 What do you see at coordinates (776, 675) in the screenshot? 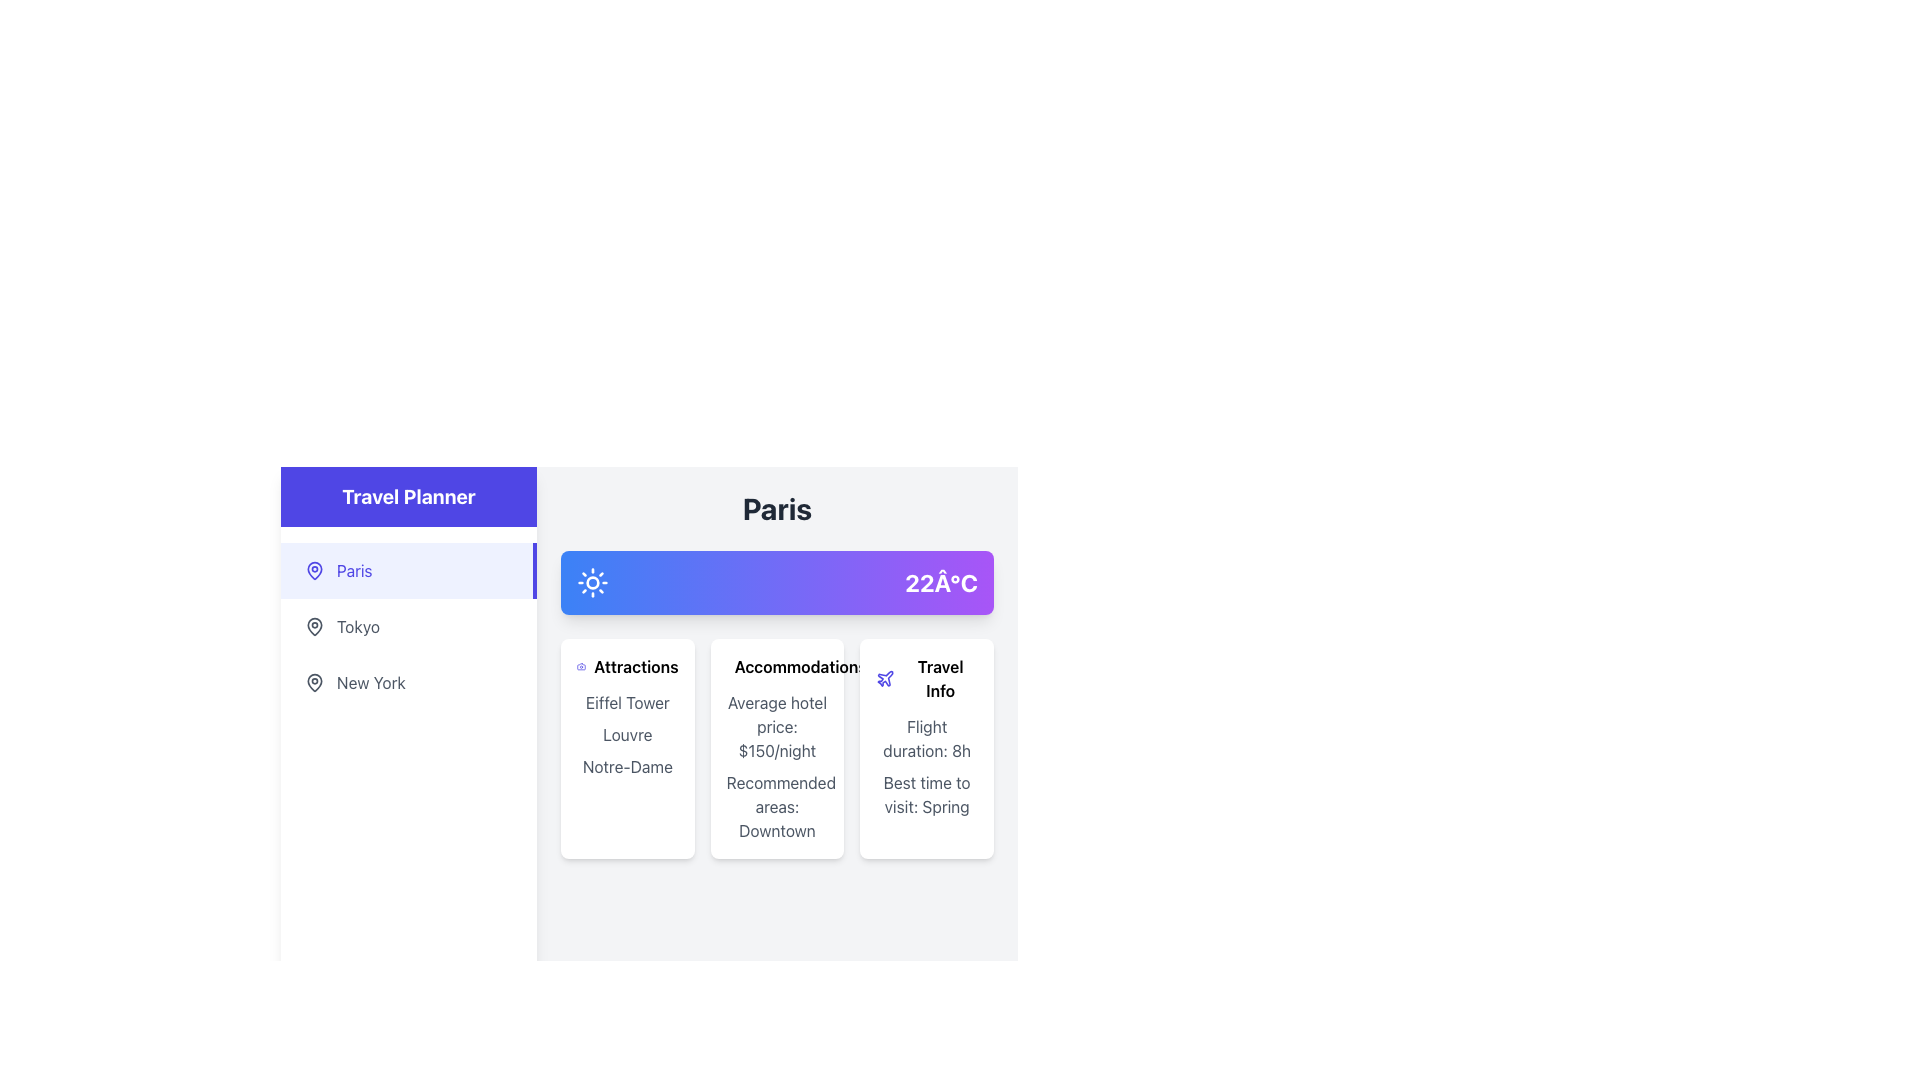
I see `the 'Accommodations' card element, which is the second card in a row of three, located between the 'Attractions' and 'Travel Info' cards, featuring a white background and rounded corners` at bounding box center [776, 675].